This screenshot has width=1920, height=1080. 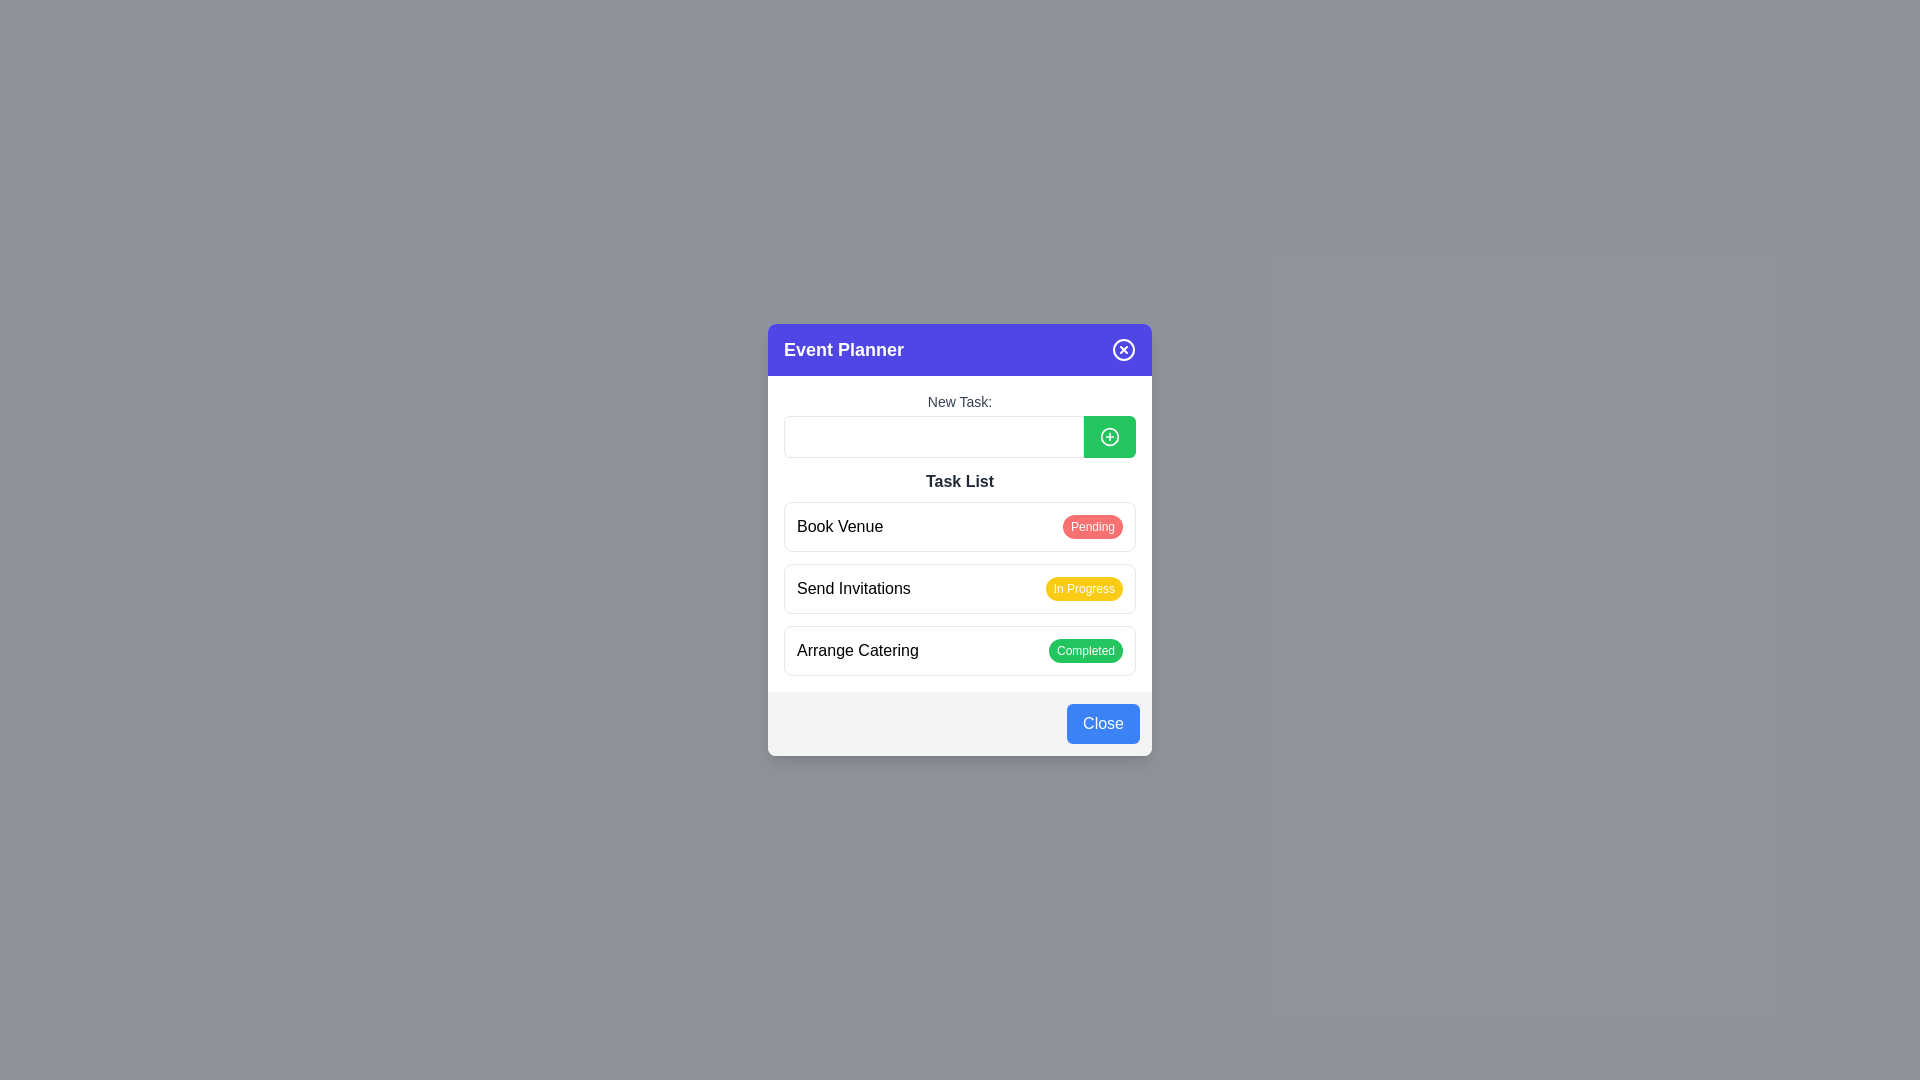 I want to click on the small badge-shaped component with a green background and white text reading 'Completed', located to the right of the 'Arrange Catering' text within the task list section of the dialog box, so click(x=1084, y=651).